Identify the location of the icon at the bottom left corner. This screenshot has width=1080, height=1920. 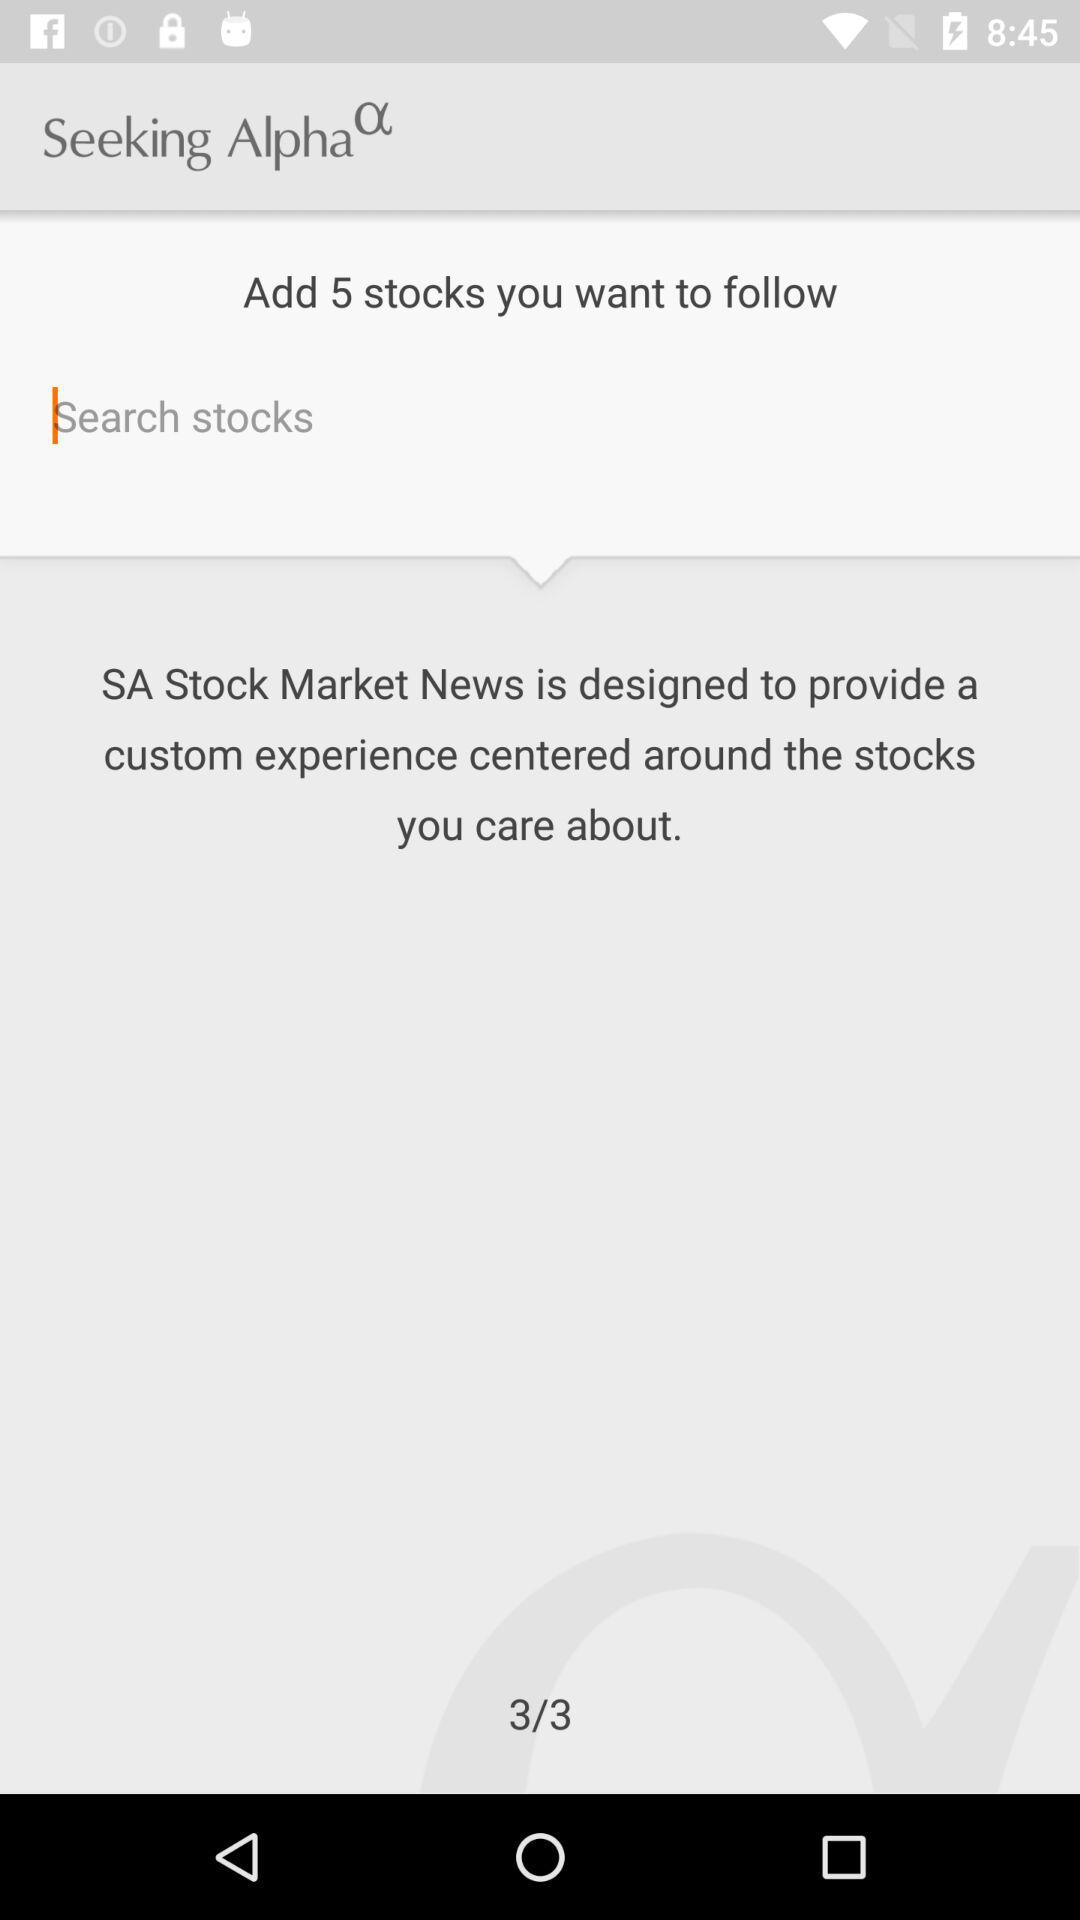
(0, 1793).